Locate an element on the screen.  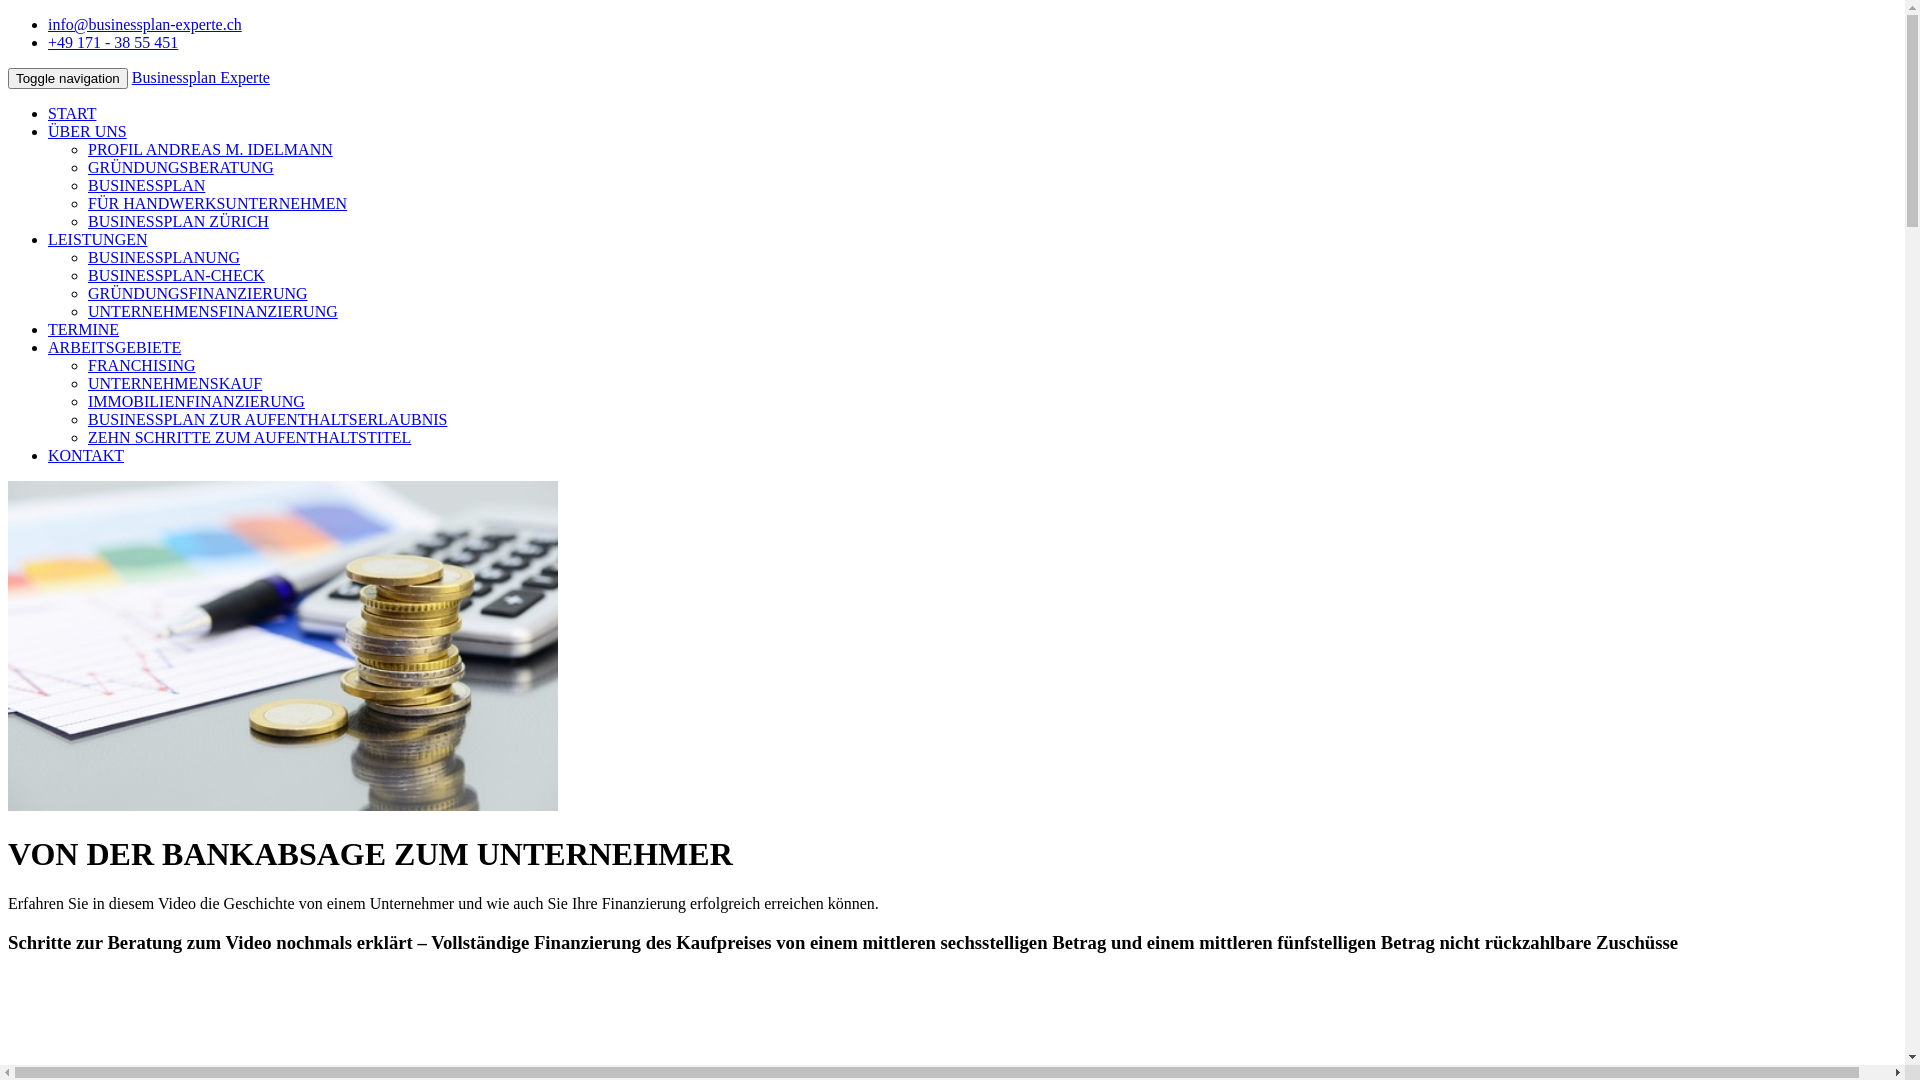
'TERMINE' is located at coordinates (82, 328).